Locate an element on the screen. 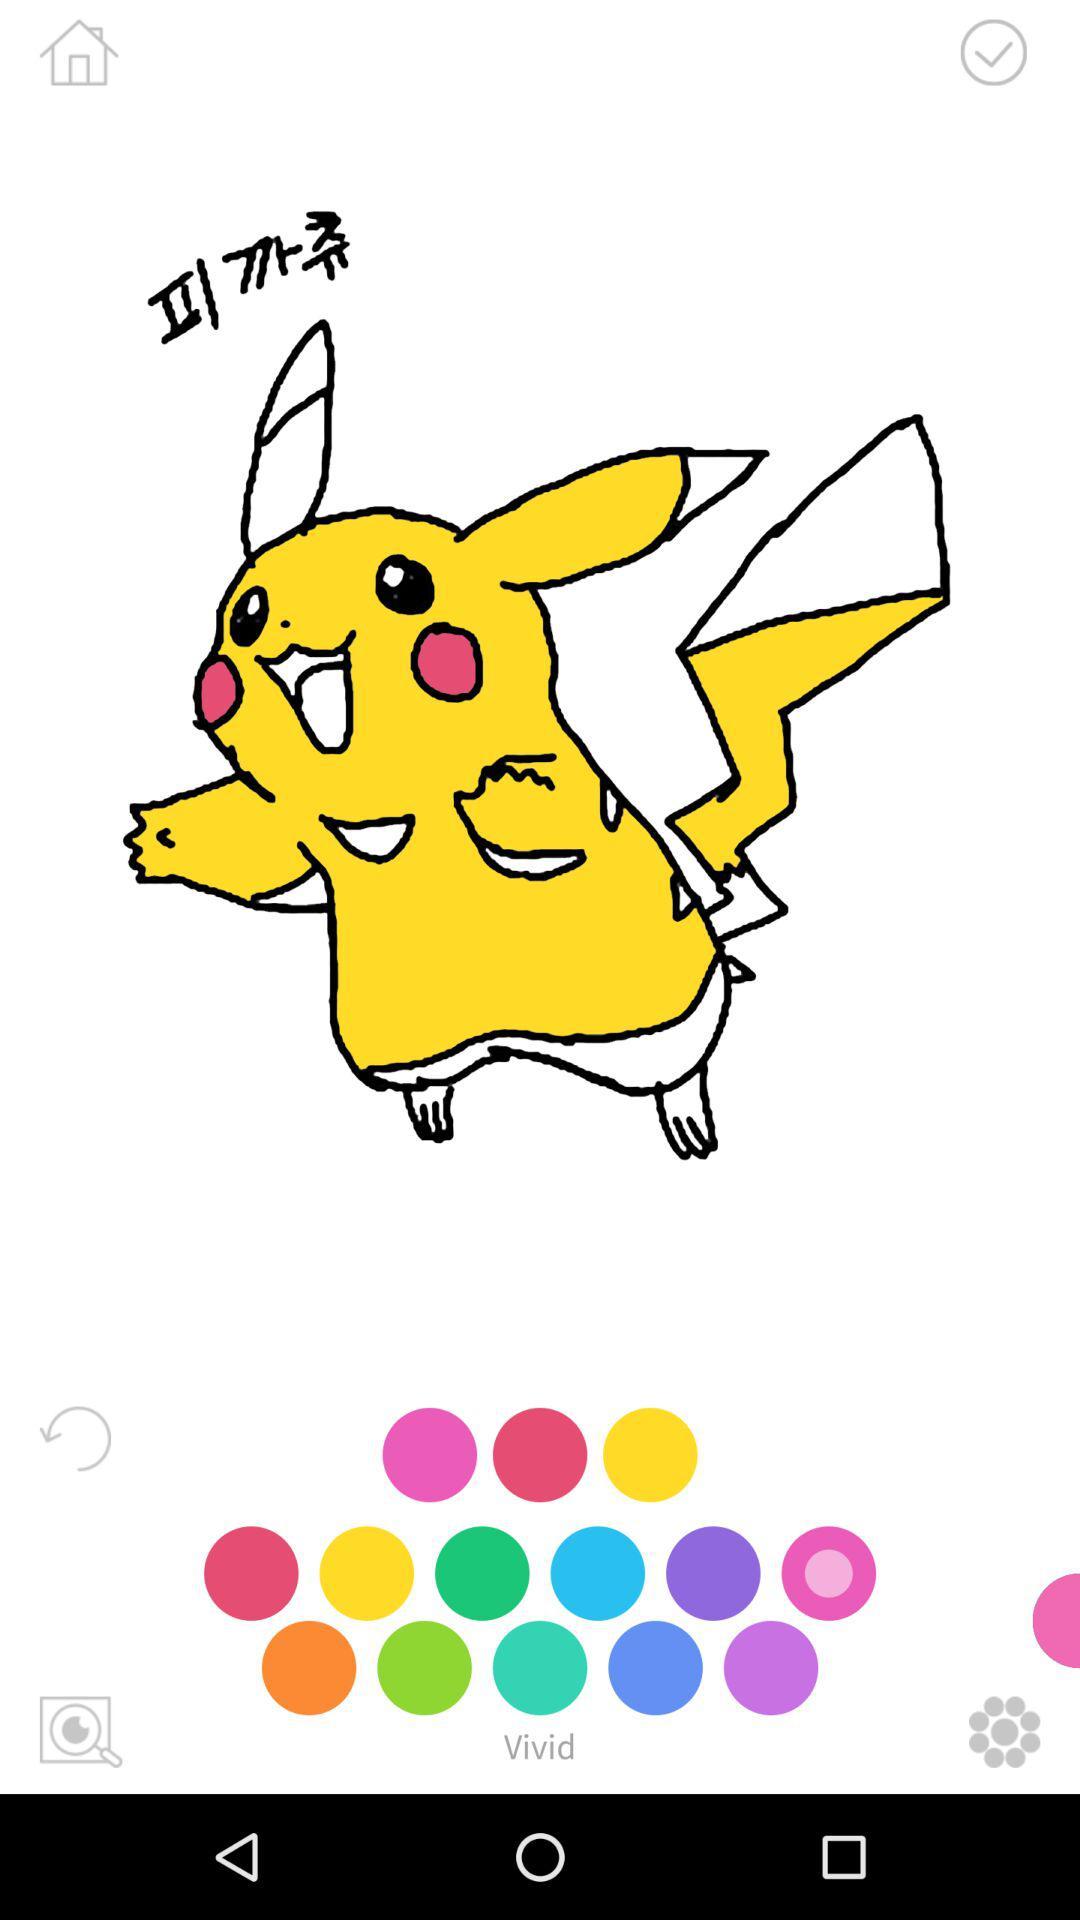 The height and width of the screenshot is (1920, 1080). the undo icon is located at coordinates (74, 1437).